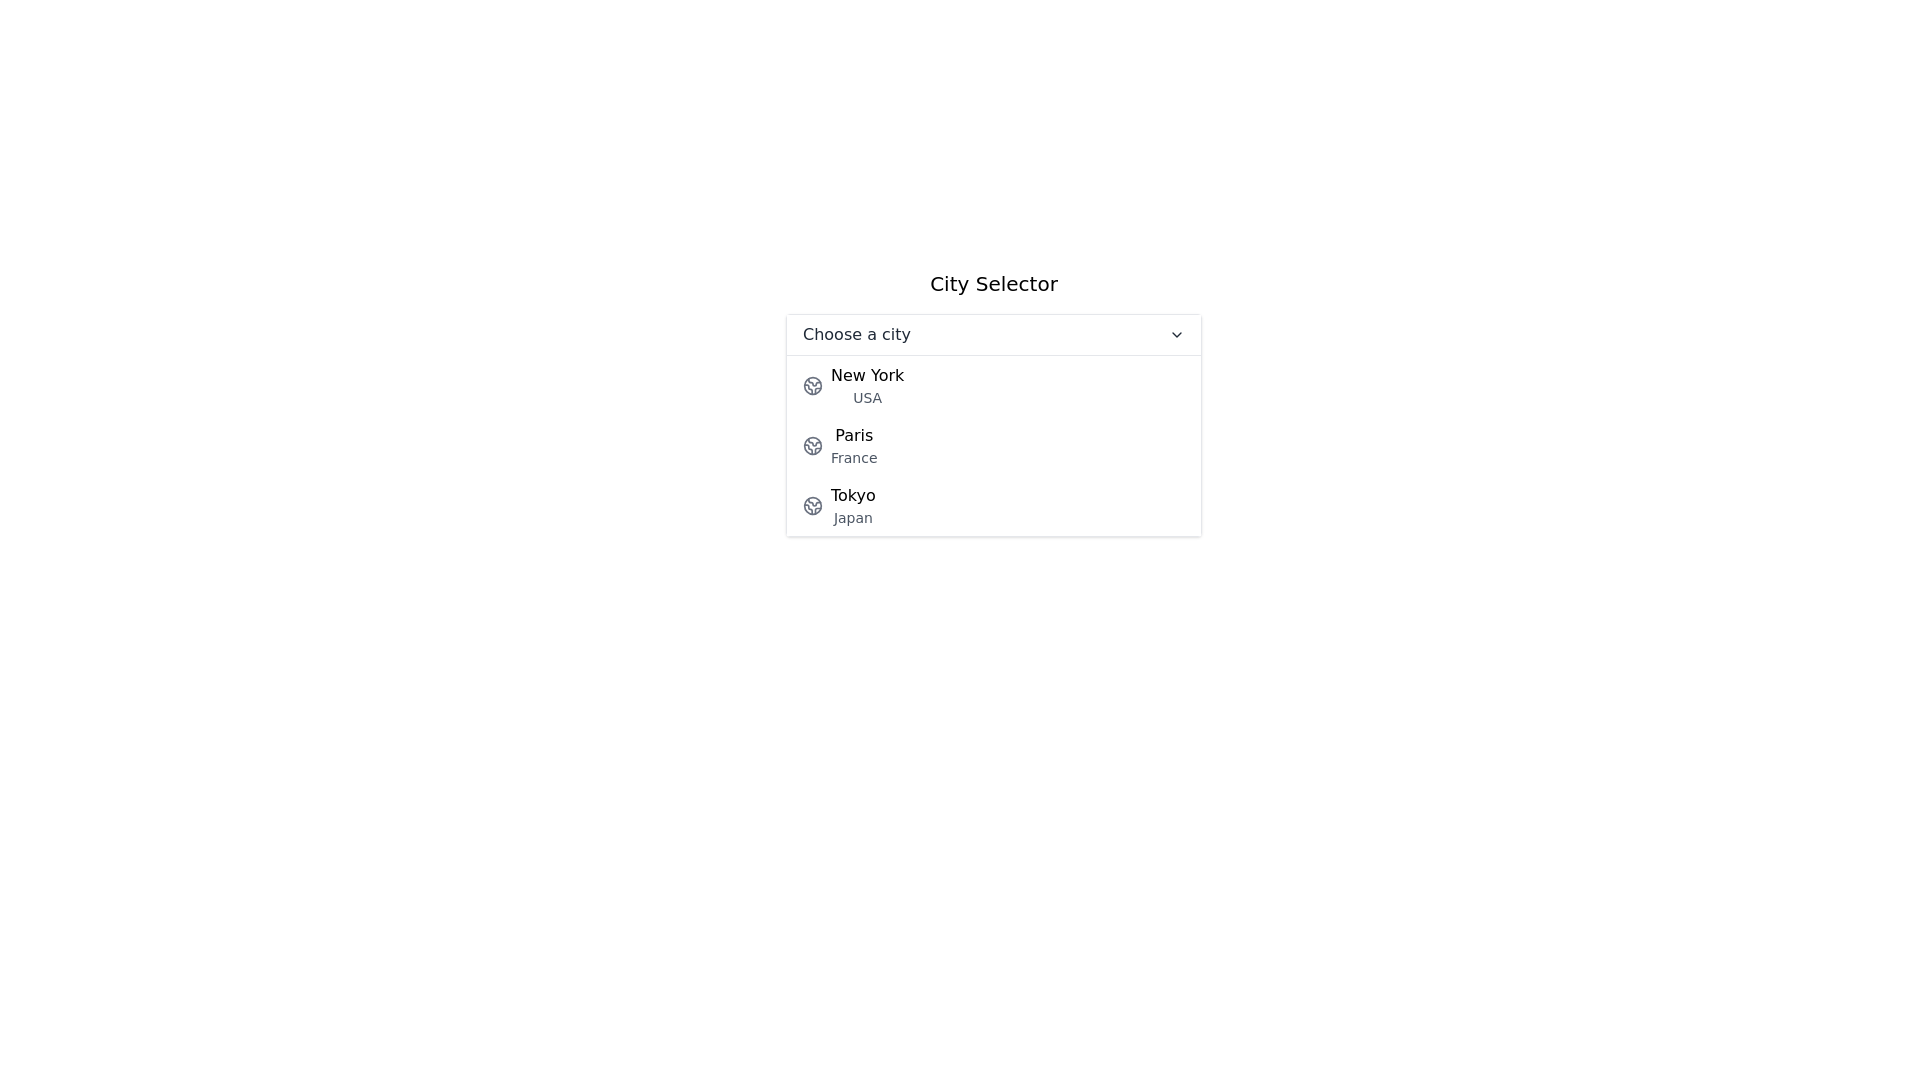 This screenshot has height=1080, width=1920. Describe the element at coordinates (853, 516) in the screenshot. I see `the static text label indicating the country associated with 'Tokyo', which is 'Japan', located in the dropdown menu of the city selector widget` at that location.